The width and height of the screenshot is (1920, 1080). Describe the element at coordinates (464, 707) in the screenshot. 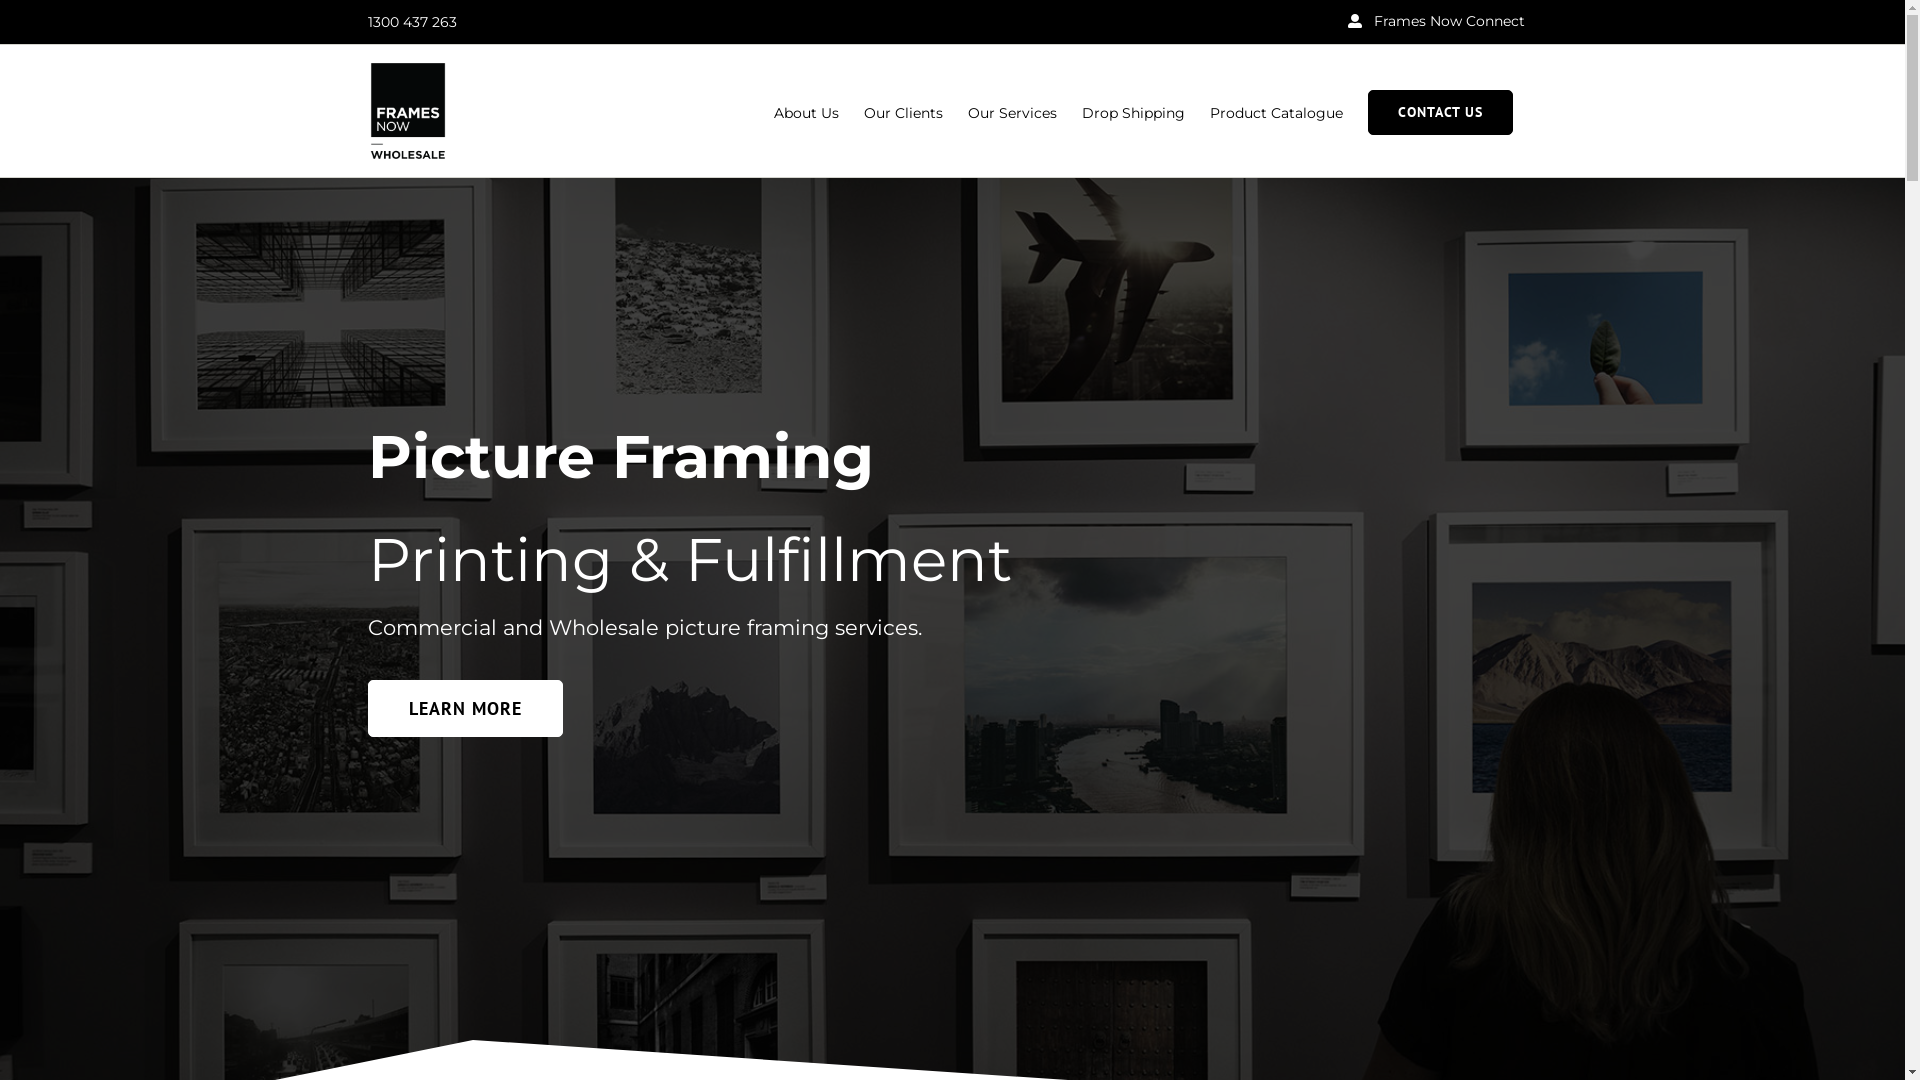

I see `'LEARN MORE'` at that location.